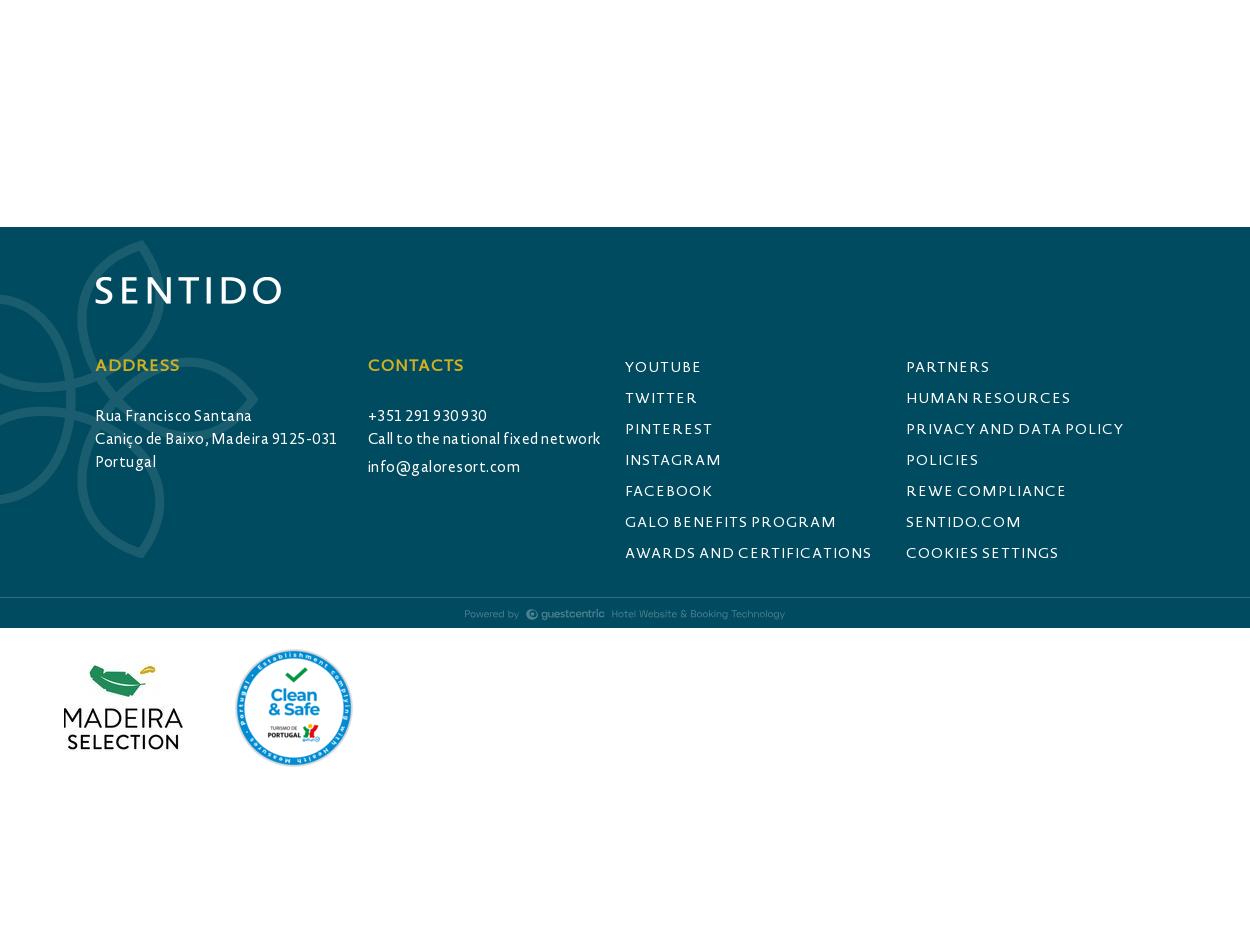 Image resolution: width=1250 pixels, height=948 pixels. I want to click on 'Portugal', so click(125, 460).